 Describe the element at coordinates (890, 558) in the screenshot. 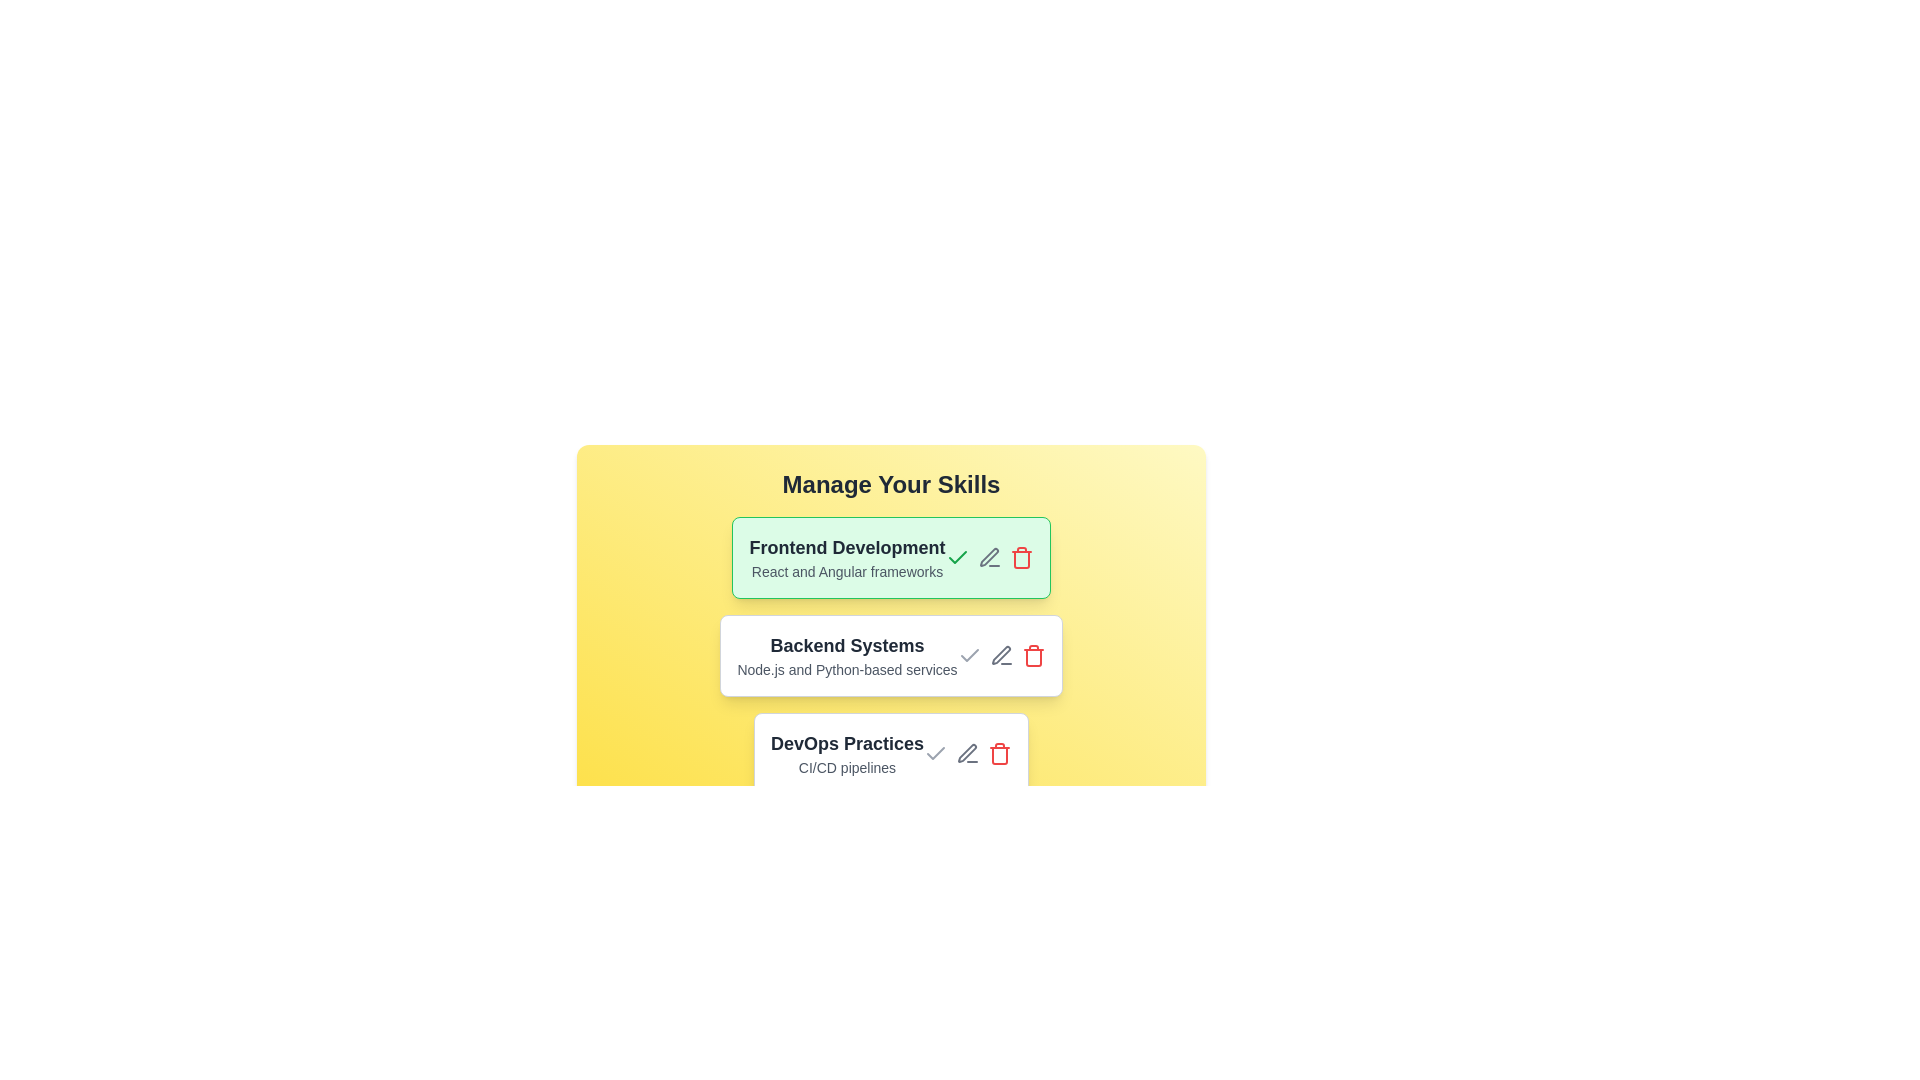

I see `the item labeled Frontend Development by clicking on it` at that location.